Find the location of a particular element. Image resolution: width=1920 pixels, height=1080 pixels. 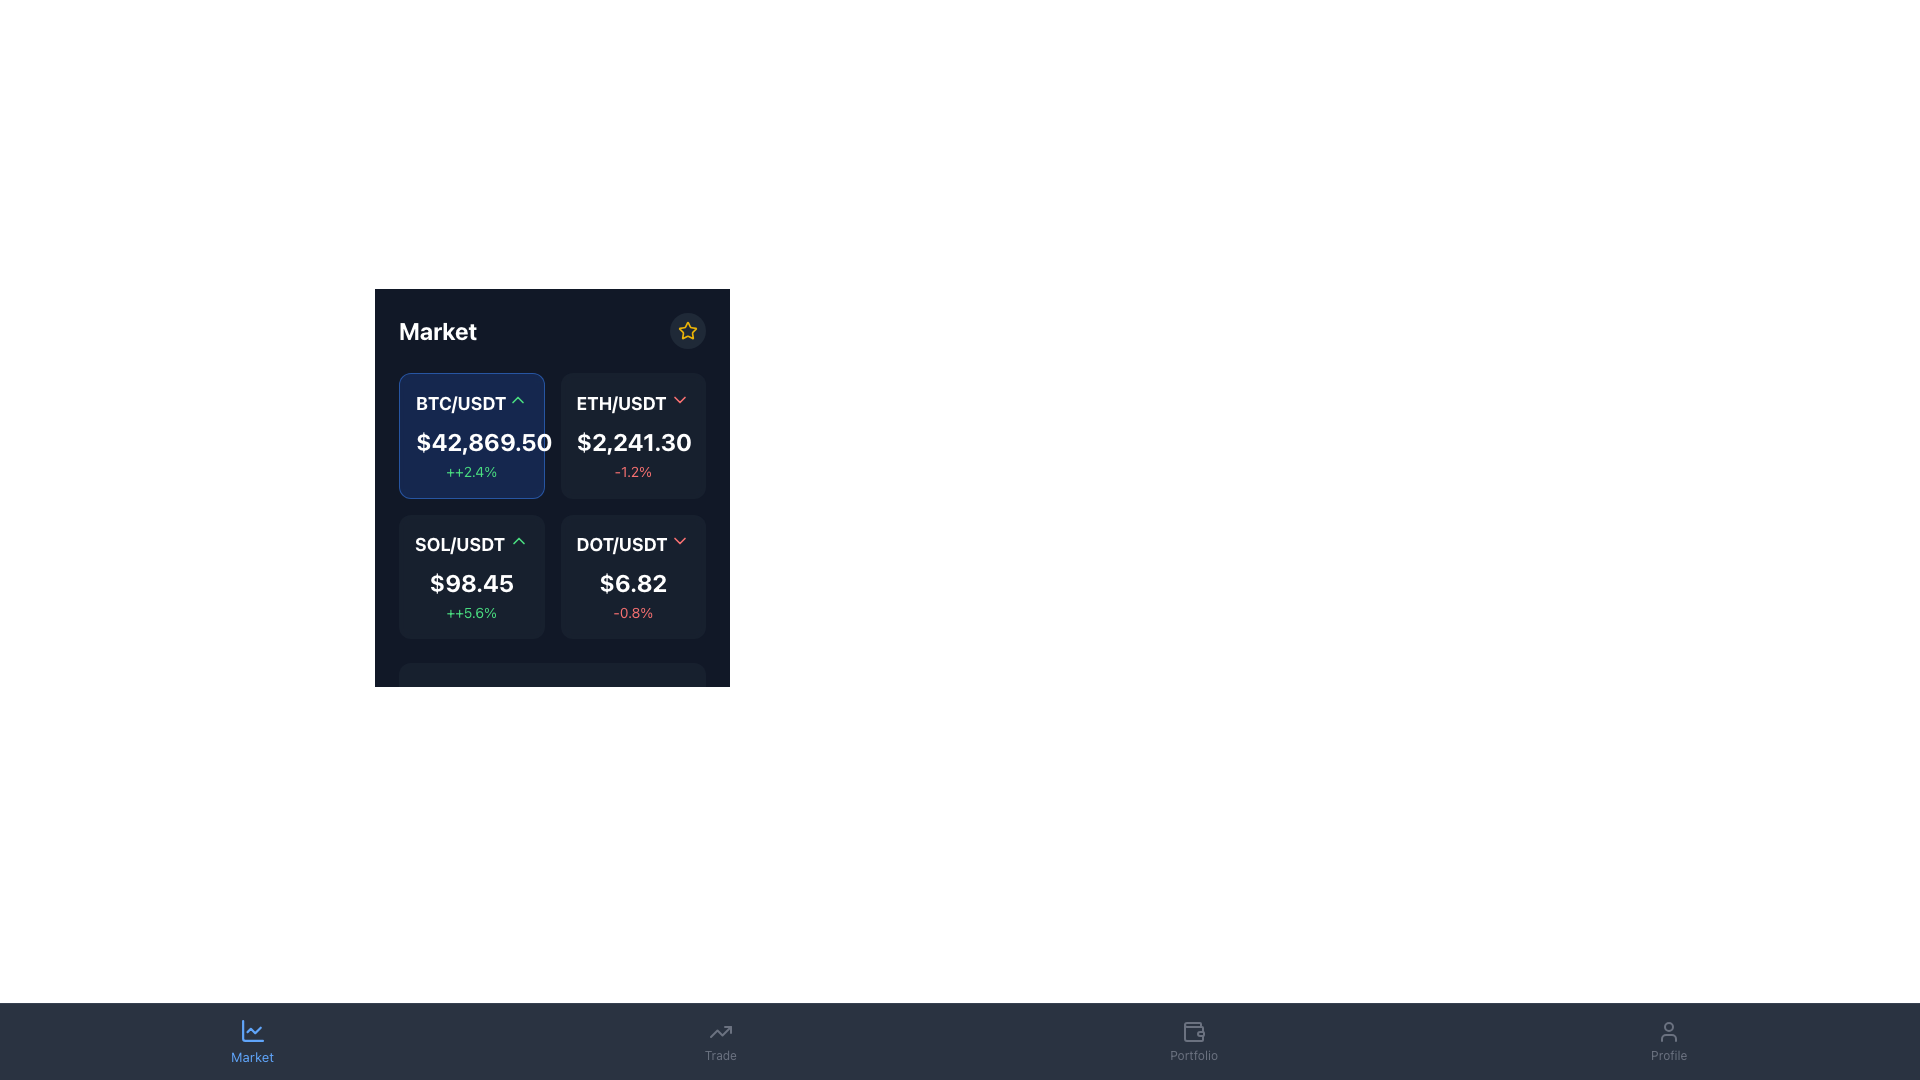

the text label displaying 'Trade', which is styled in light gray and positioned centrally within the third tab of the bottom navigation bar, directly below the trending line icon is located at coordinates (720, 1055).